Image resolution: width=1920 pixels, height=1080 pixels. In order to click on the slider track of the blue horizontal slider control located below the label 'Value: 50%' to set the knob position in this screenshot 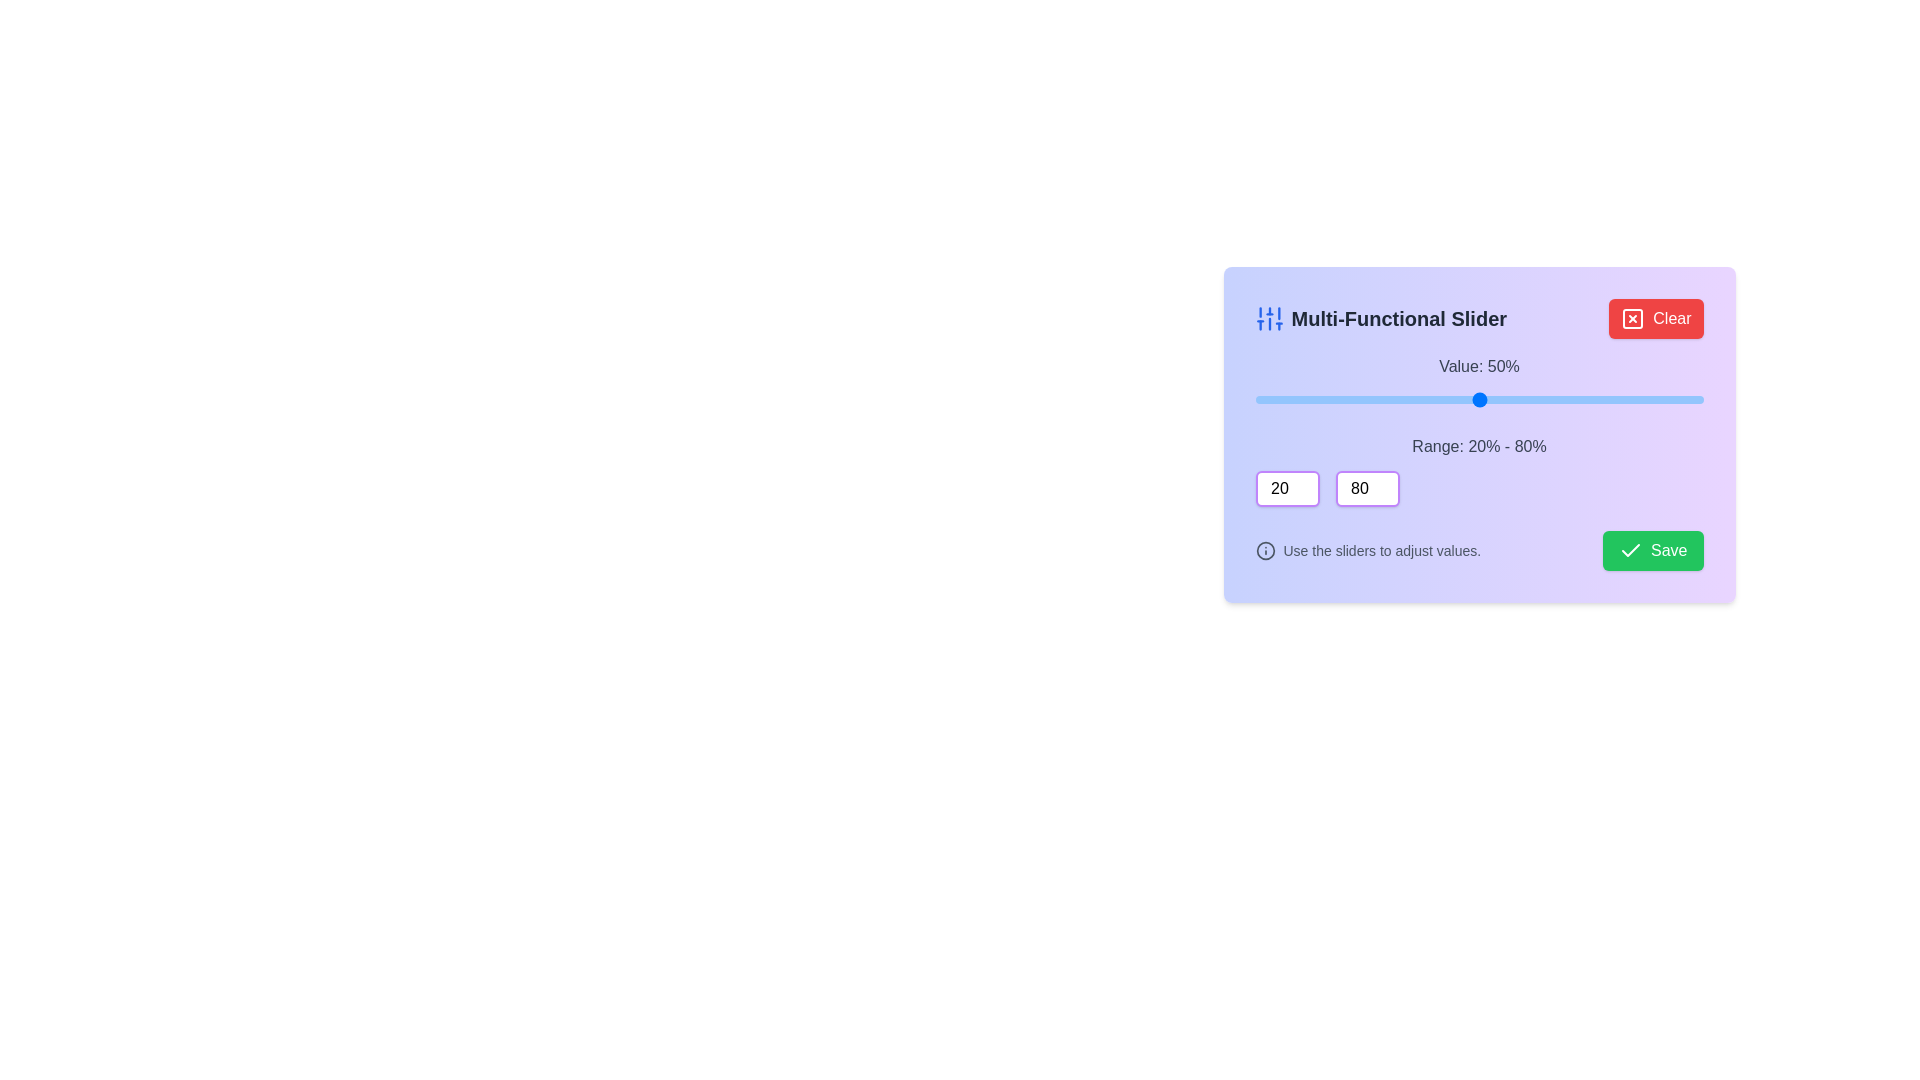, I will do `click(1479, 400)`.